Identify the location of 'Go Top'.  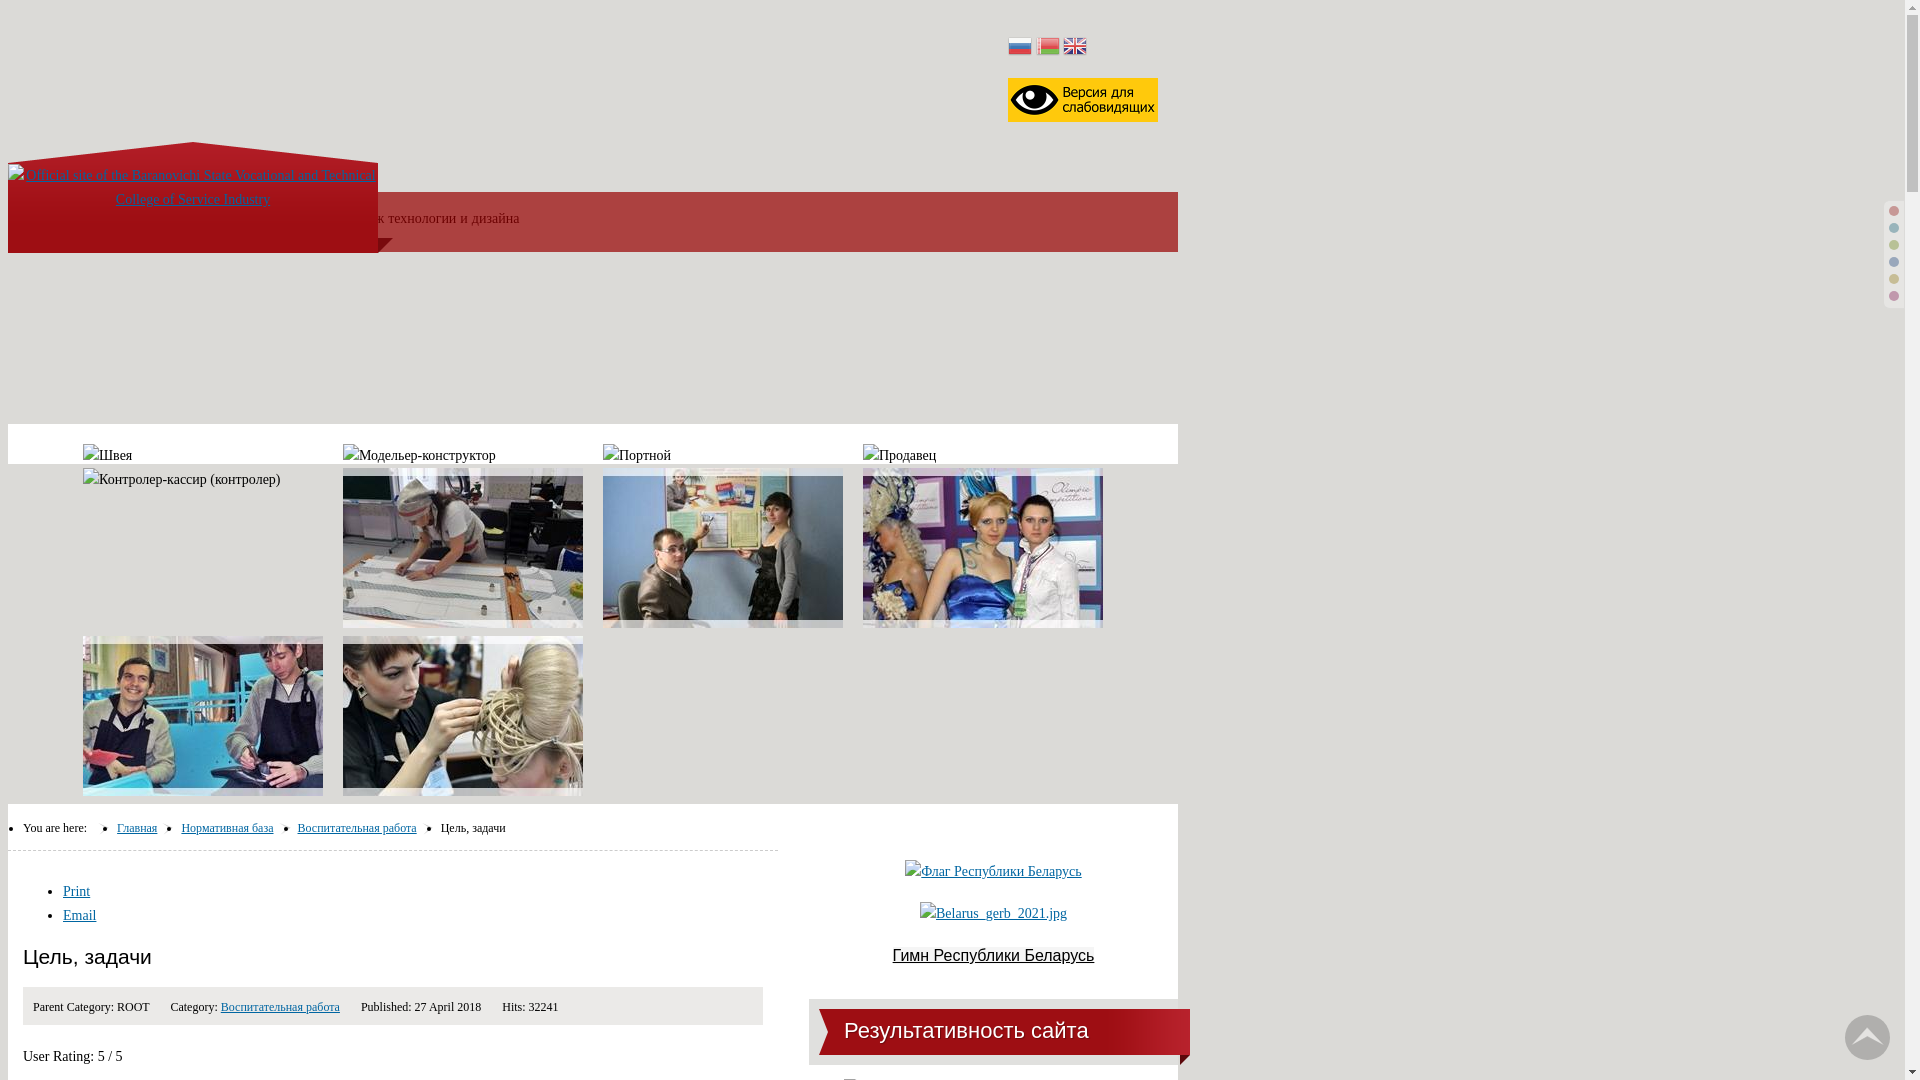
(1866, 1036).